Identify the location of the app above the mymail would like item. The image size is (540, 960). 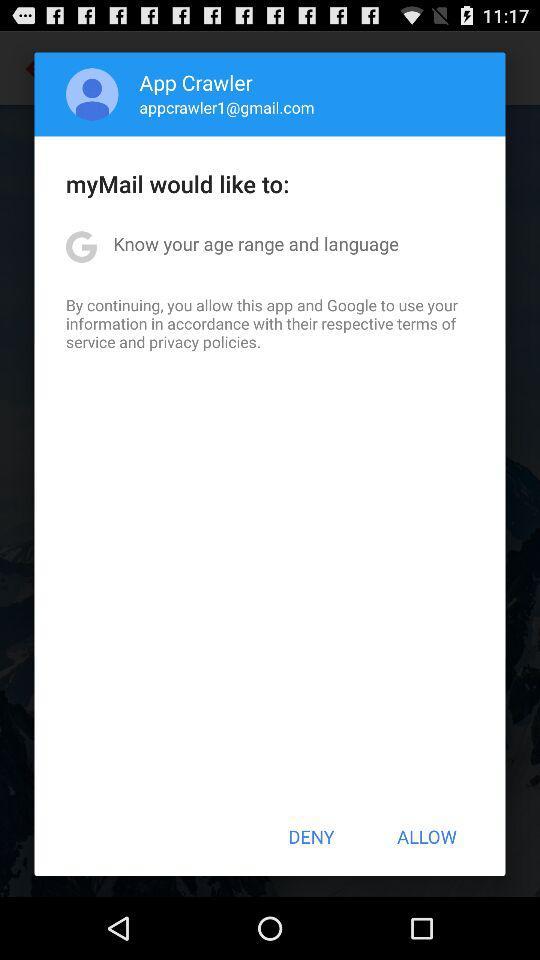
(91, 94).